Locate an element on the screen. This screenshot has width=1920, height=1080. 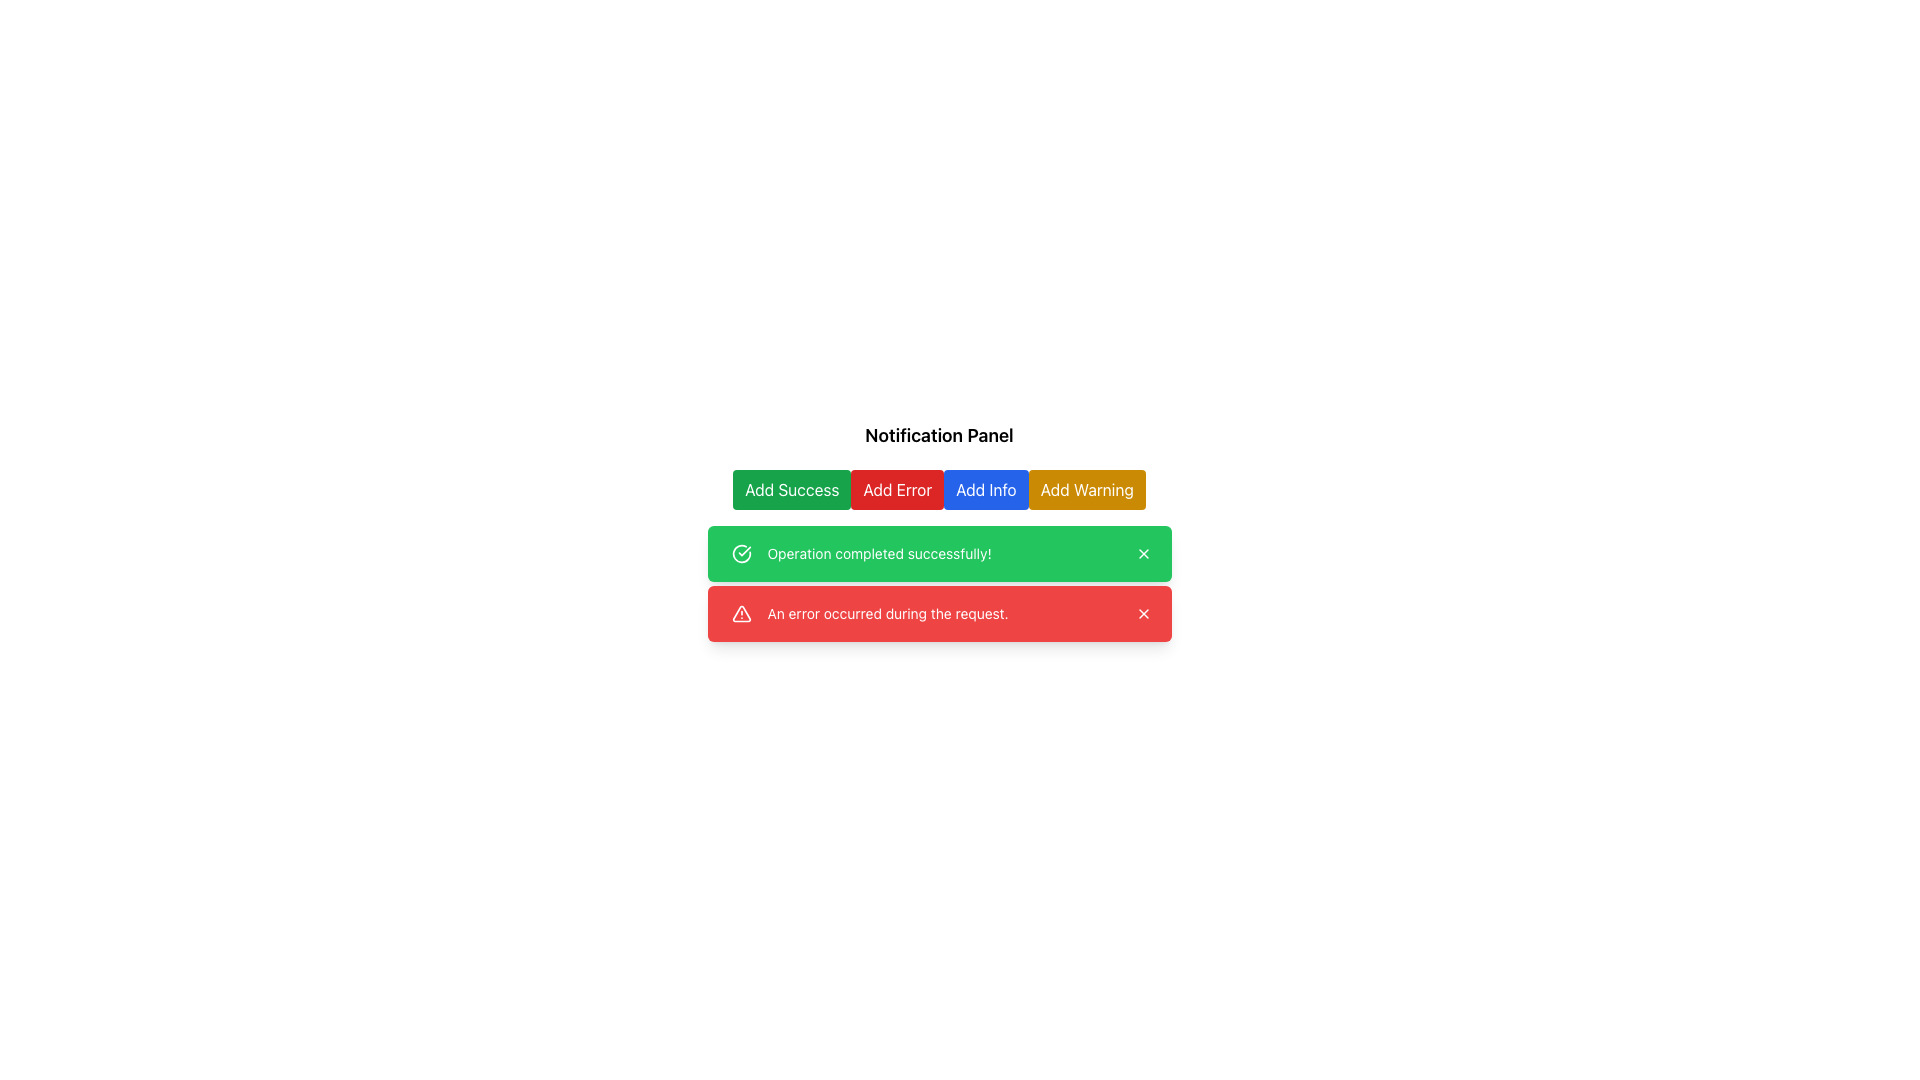
message from the Notification Bar, which indicates 'Operation completed successfully!' is located at coordinates (938, 554).